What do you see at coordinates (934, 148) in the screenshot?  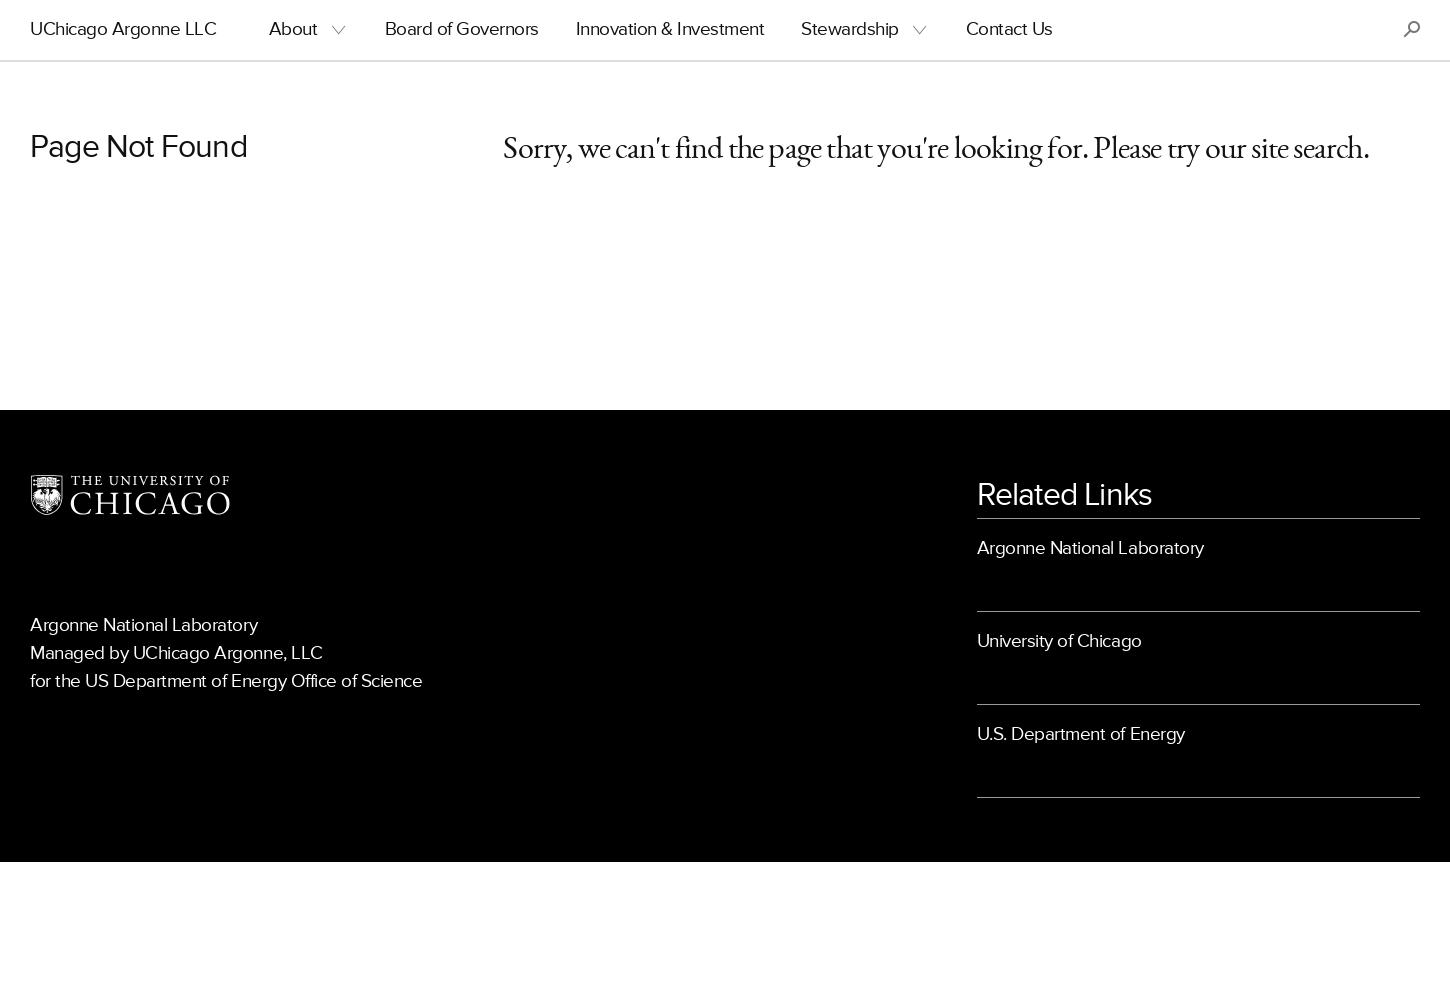 I see `'Sorry, we can't find the page that you're looking for. Please try our site search.'` at bounding box center [934, 148].